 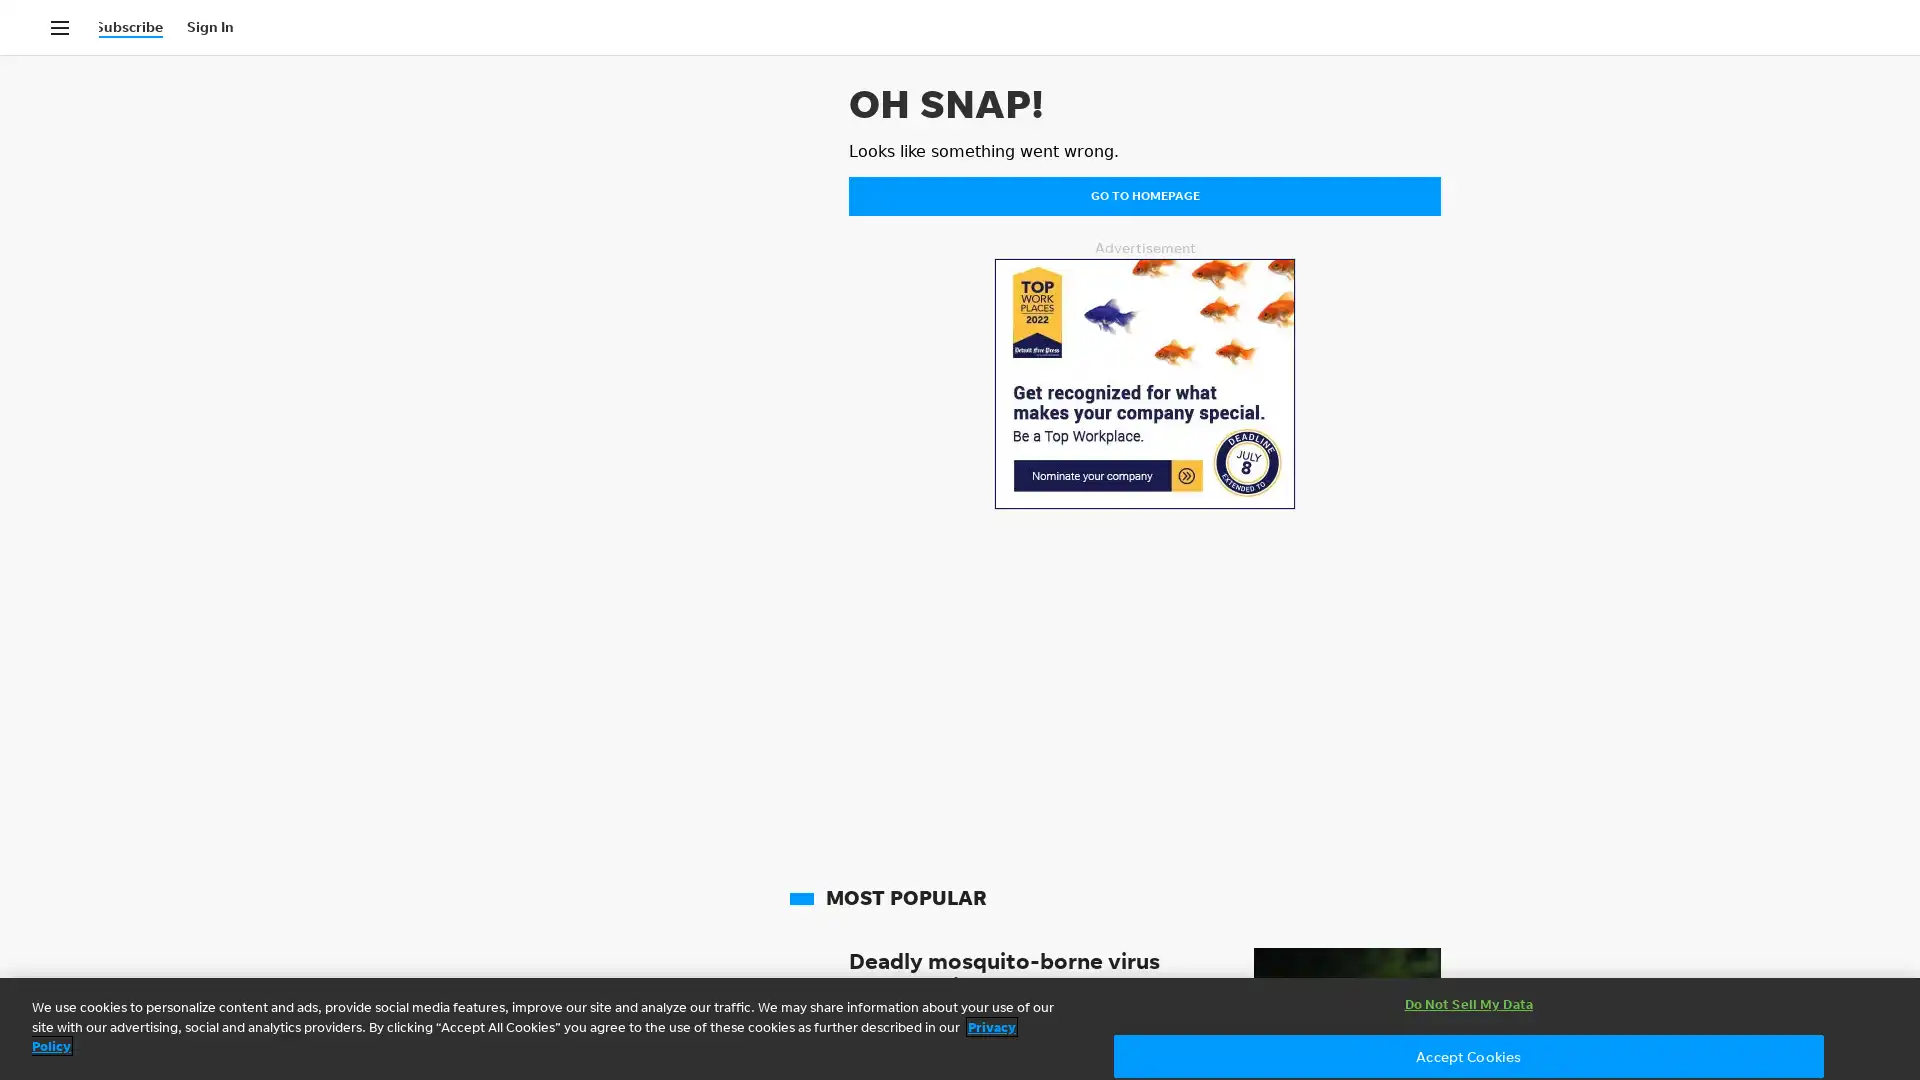 I want to click on Accept Cookies, so click(x=1468, y=1055).